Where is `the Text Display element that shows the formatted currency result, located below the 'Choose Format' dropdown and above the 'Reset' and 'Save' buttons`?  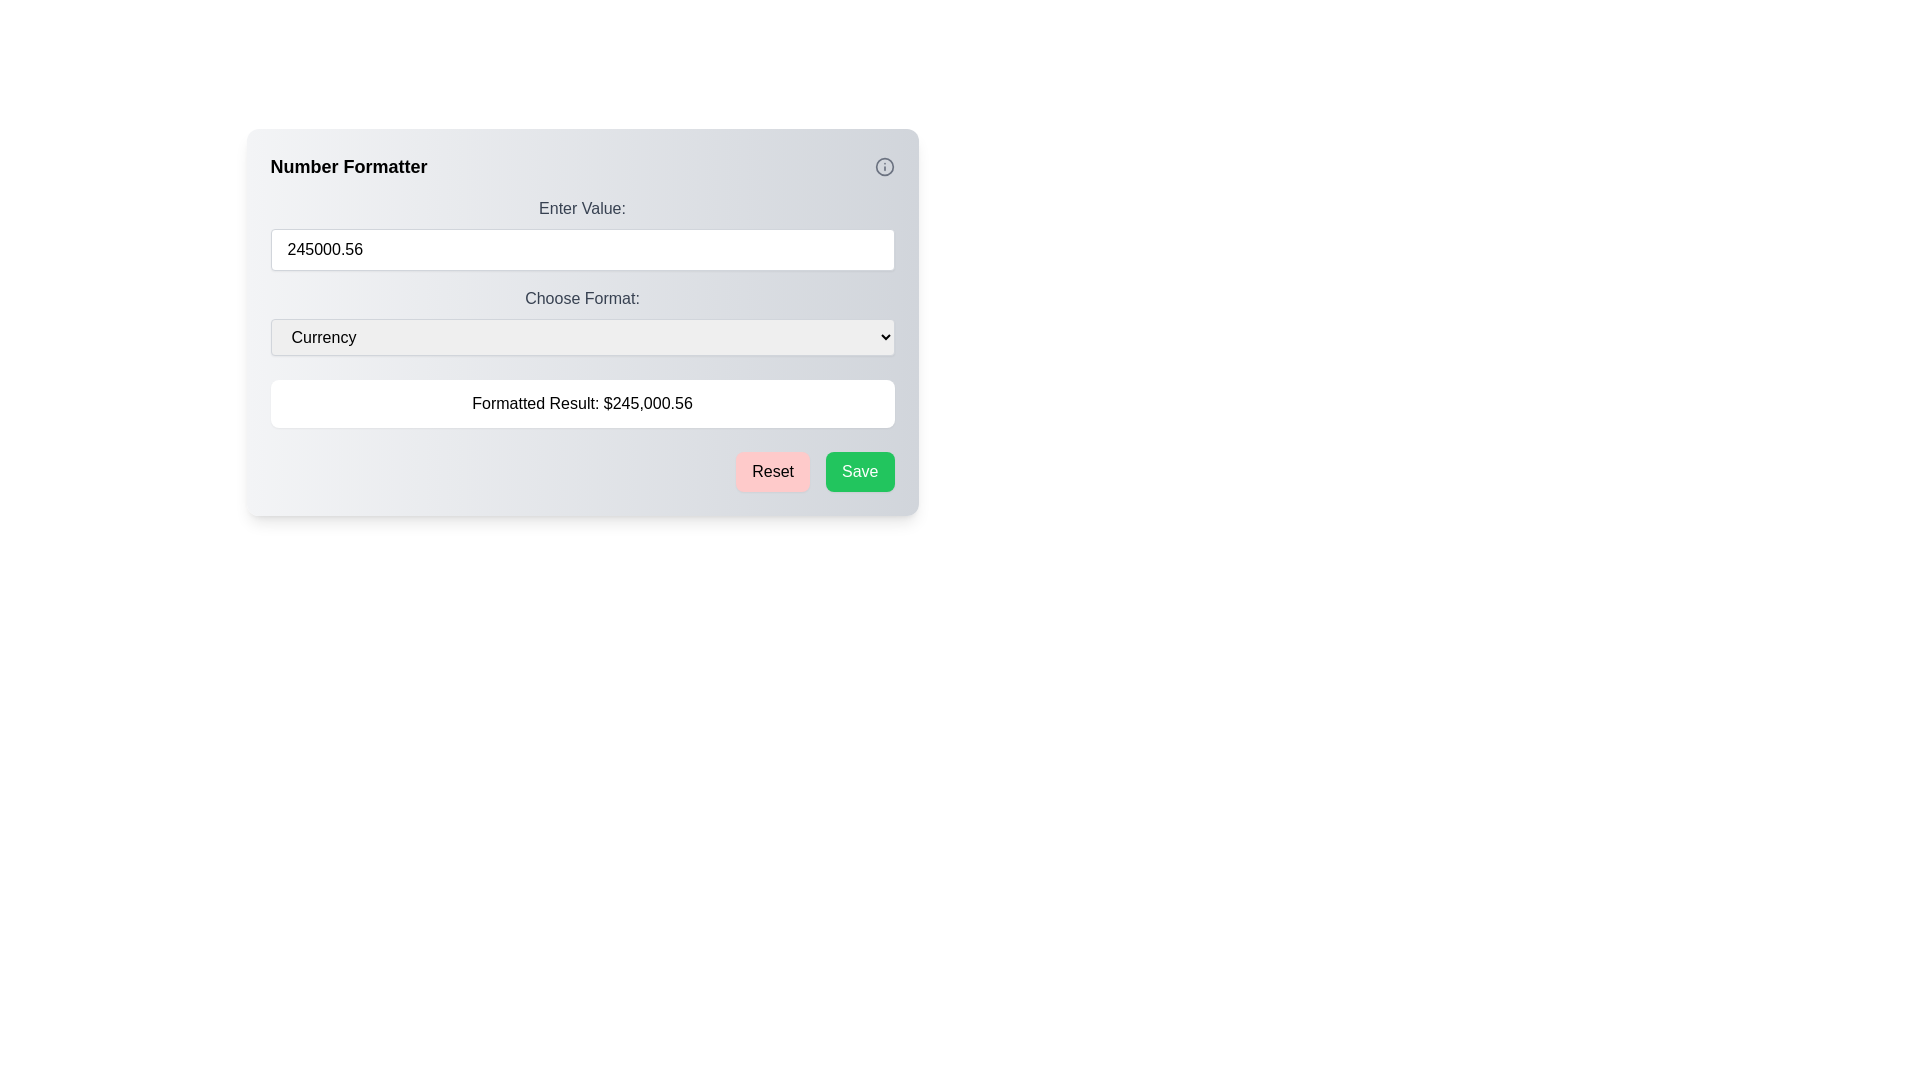 the Text Display element that shows the formatted currency result, located below the 'Choose Format' dropdown and above the 'Reset' and 'Save' buttons is located at coordinates (581, 404).